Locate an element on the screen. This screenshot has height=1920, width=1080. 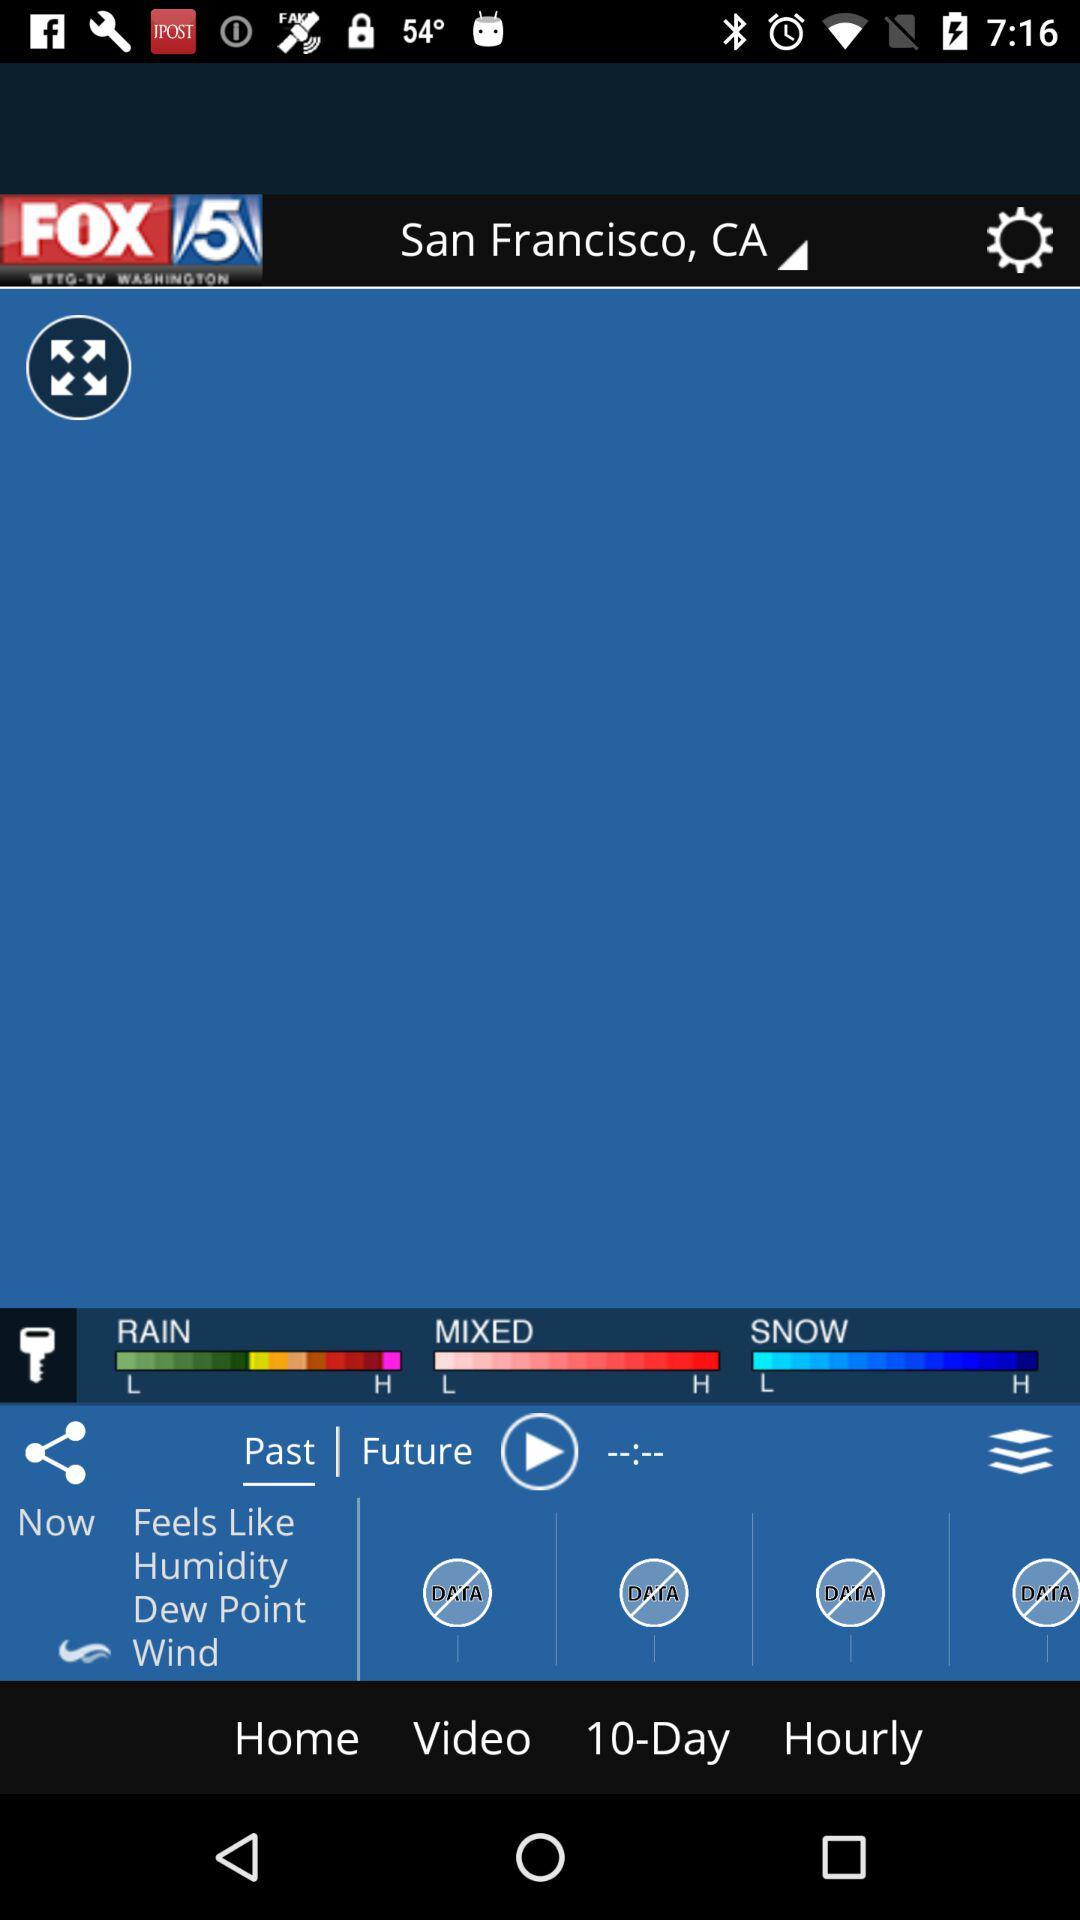
the share icon is located at coordinates (58, 1451).